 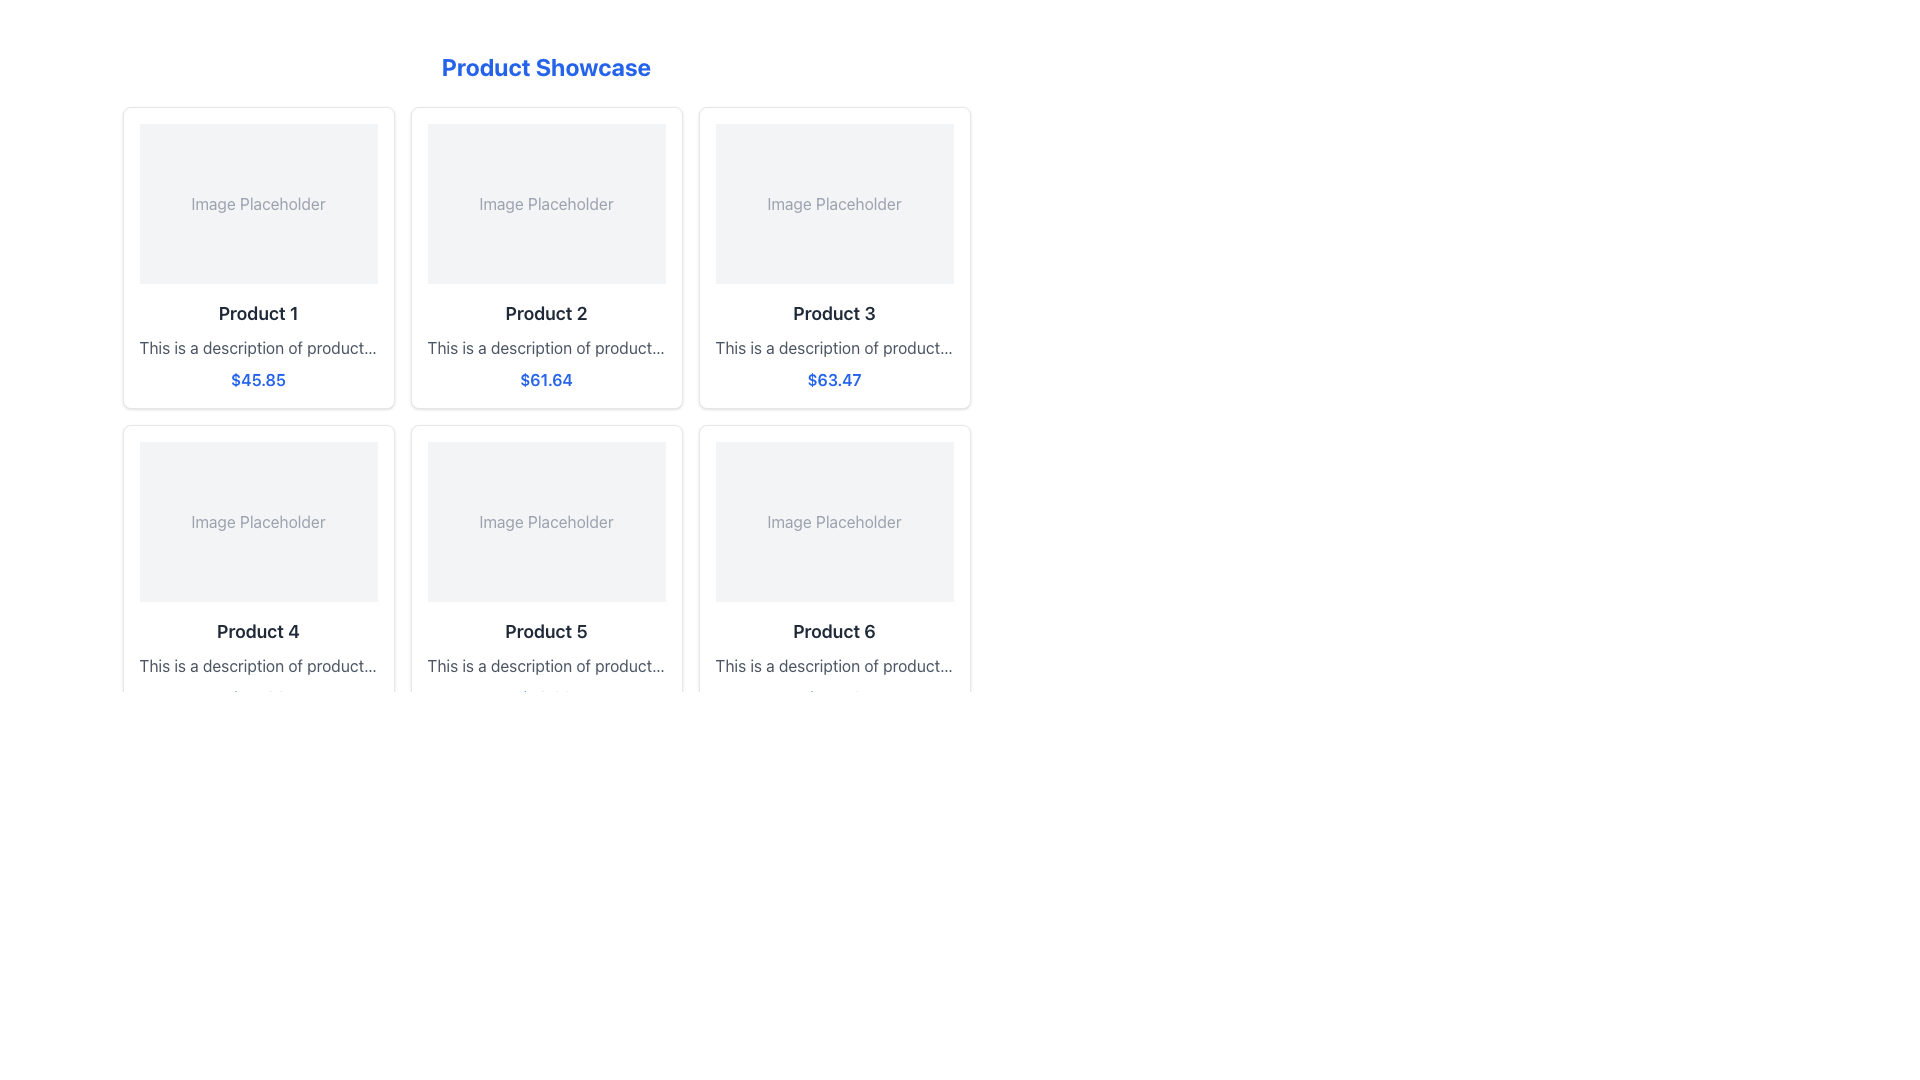 I want to click on the text label displaying 'Product 3', which is styled in a large, bold, dark gray font and aligned to the left, located between the image placeholder and the description text, so click(x=834, y=313).